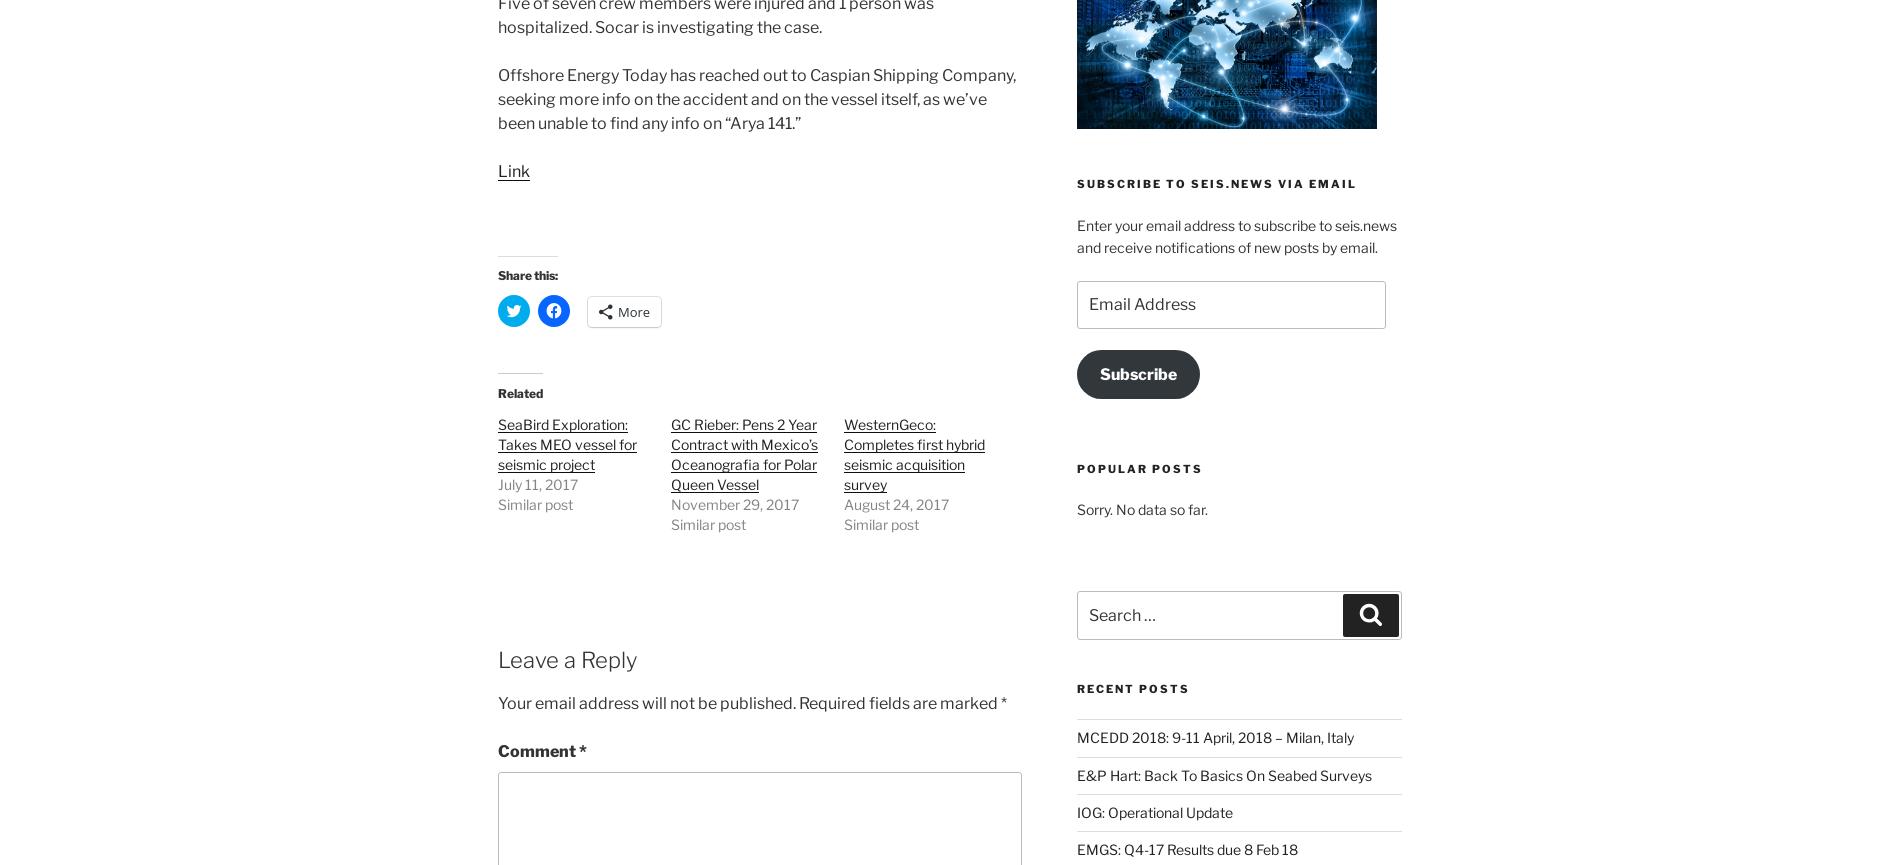  What do you see at coordinates (538, 750) in the screenshot?
I see `'Comment'` at bounding box center [538, 750].